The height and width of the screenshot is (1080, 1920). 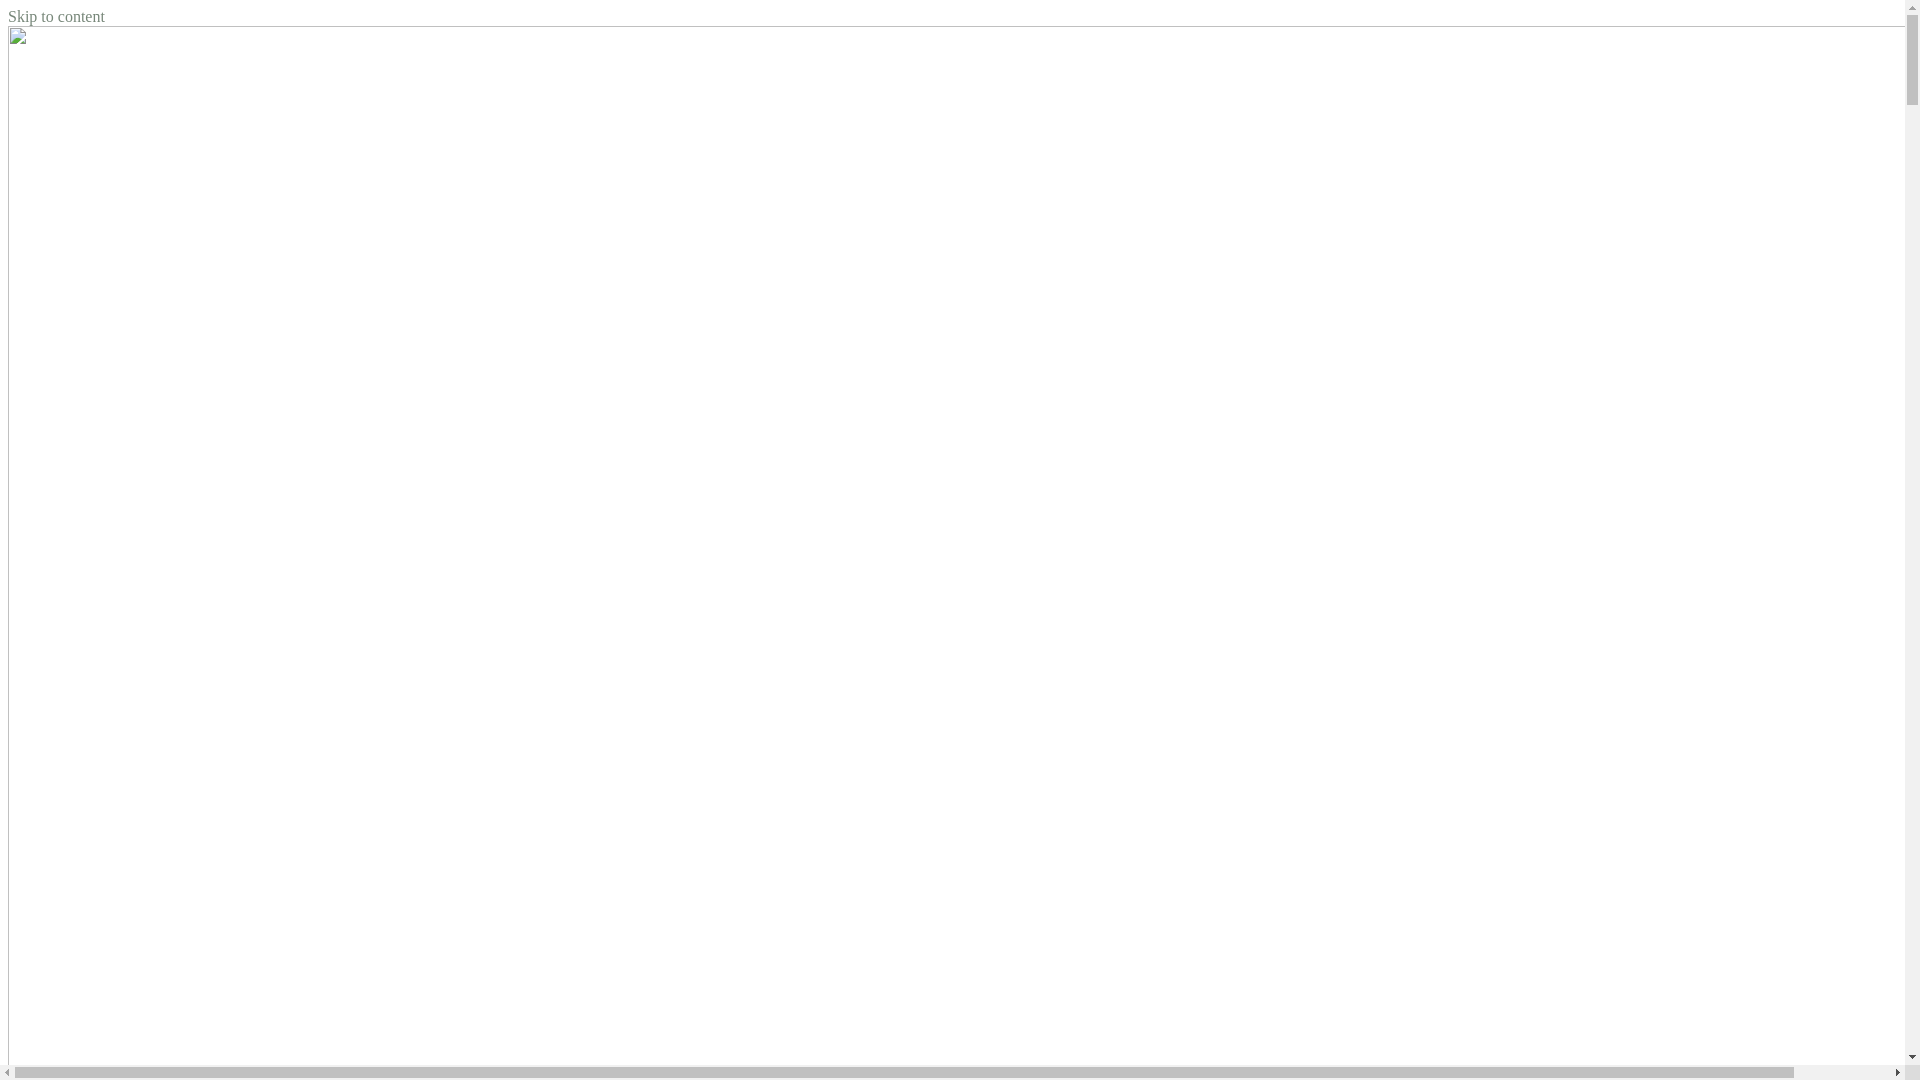 What do you see at coordinates (56, 16) in the screenshot?
I see `'Skip to content'` at bounding box center [56, 16].